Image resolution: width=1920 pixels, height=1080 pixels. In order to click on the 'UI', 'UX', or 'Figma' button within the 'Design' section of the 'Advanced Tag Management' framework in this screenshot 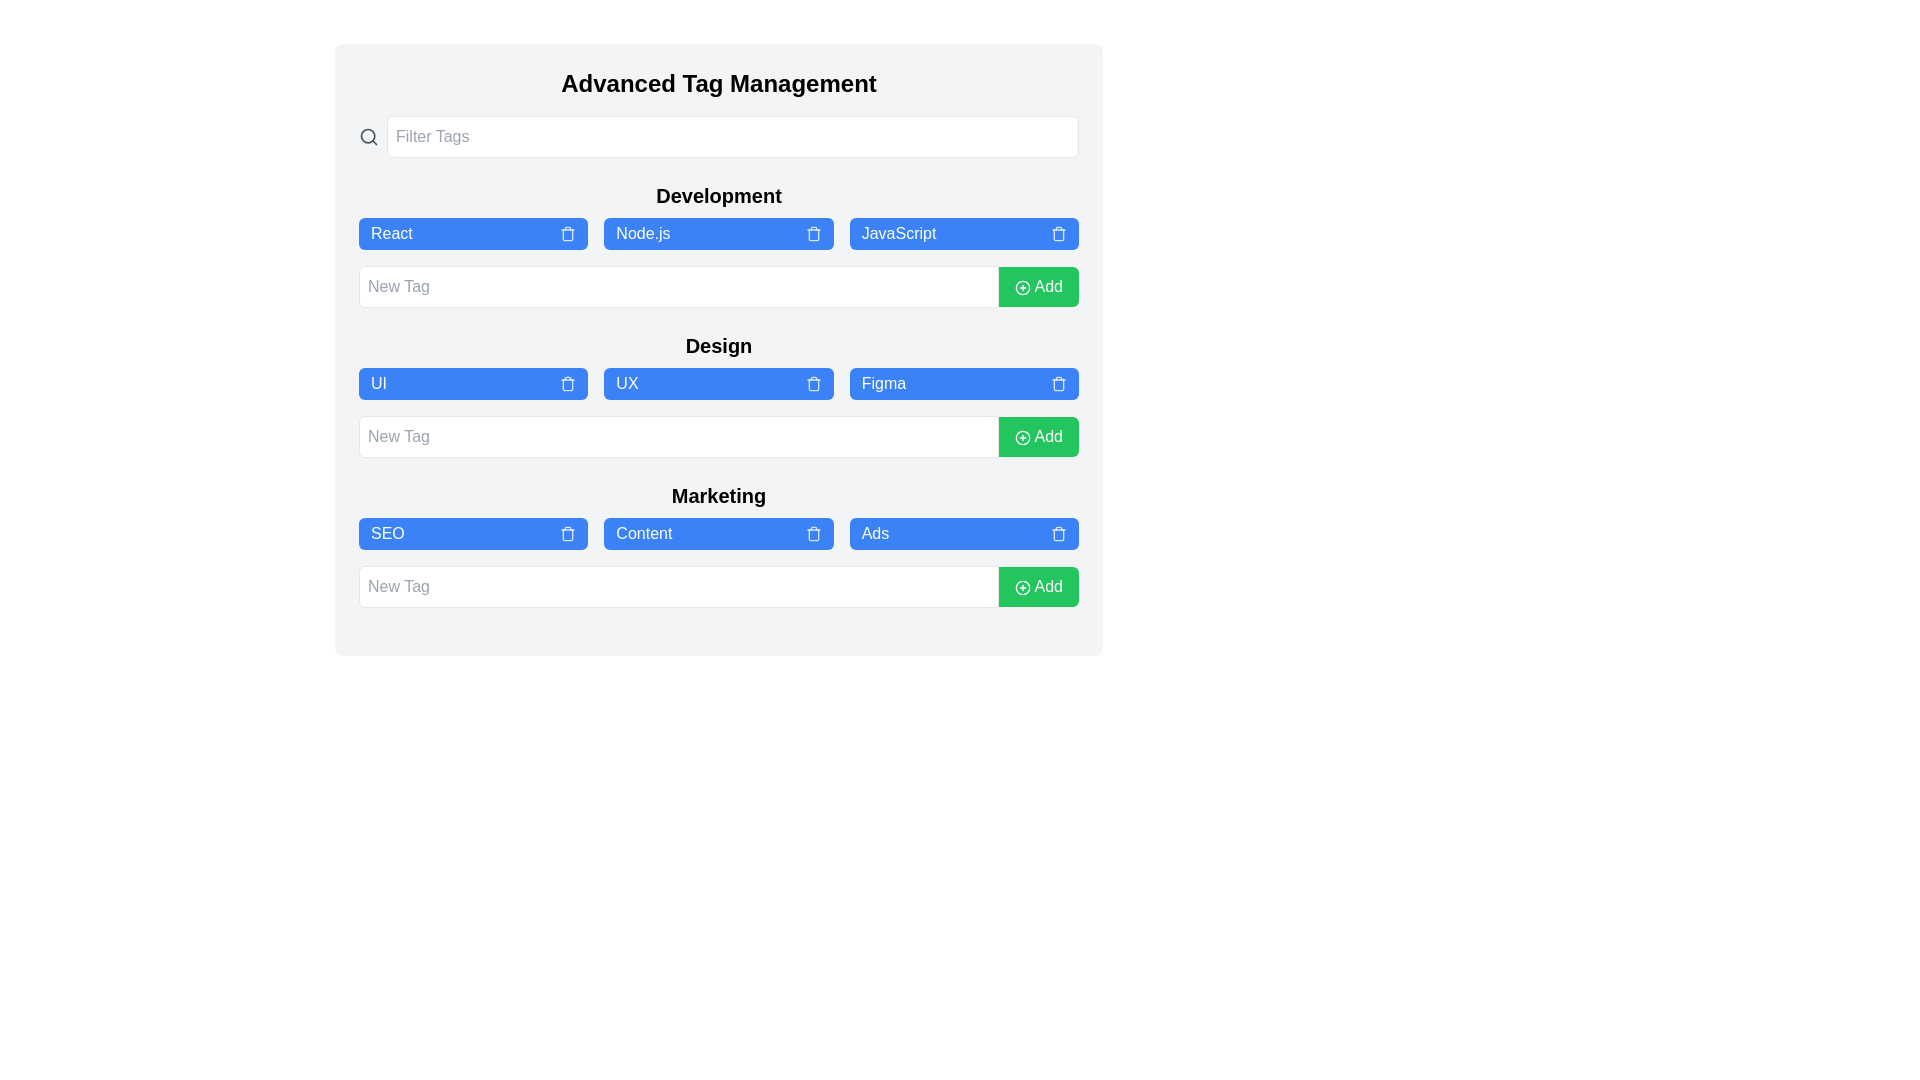, I will do `click(719, 384)`.